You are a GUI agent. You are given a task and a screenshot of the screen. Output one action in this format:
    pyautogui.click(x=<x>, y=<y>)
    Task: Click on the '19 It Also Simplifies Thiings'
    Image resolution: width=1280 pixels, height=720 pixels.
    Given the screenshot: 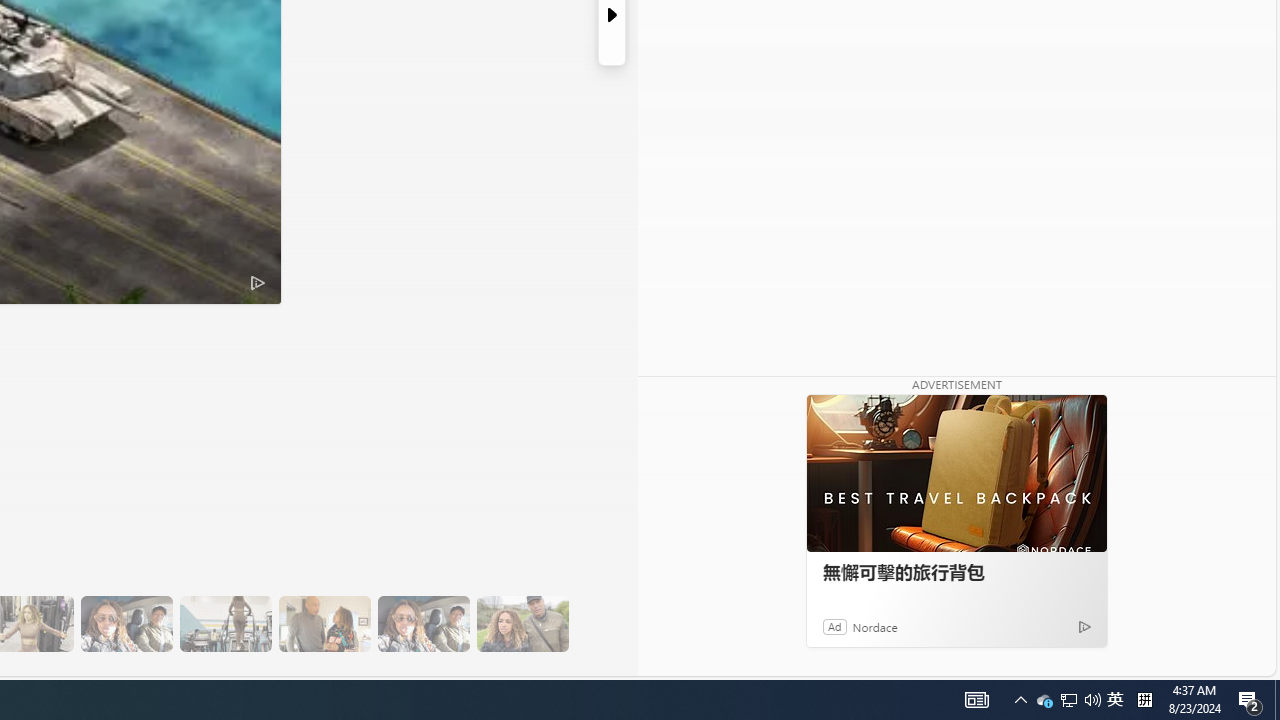 What is the action you would take?
    pyautogui.click(x=422, y=623)
    